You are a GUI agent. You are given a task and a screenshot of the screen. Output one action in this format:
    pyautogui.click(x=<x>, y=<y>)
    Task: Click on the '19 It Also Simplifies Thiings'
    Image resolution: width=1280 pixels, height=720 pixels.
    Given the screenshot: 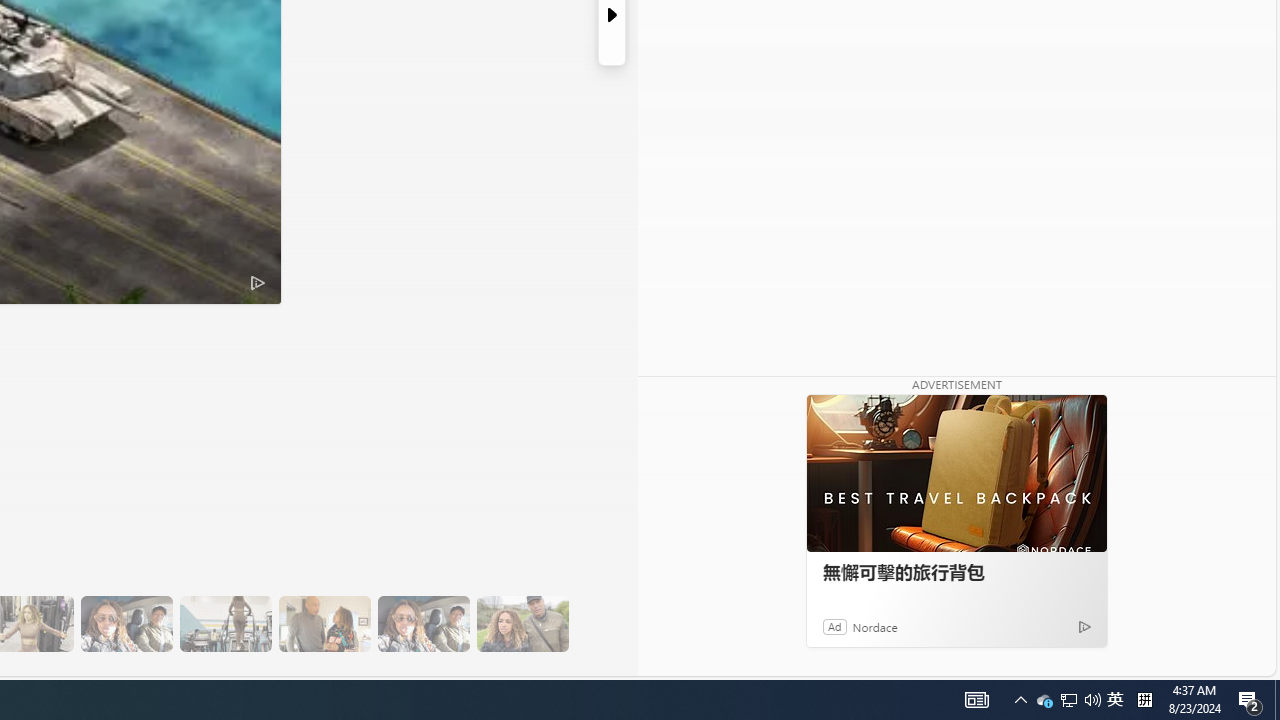 What is the action you would take?
    pyautogui.click(x=422, y=623)
    